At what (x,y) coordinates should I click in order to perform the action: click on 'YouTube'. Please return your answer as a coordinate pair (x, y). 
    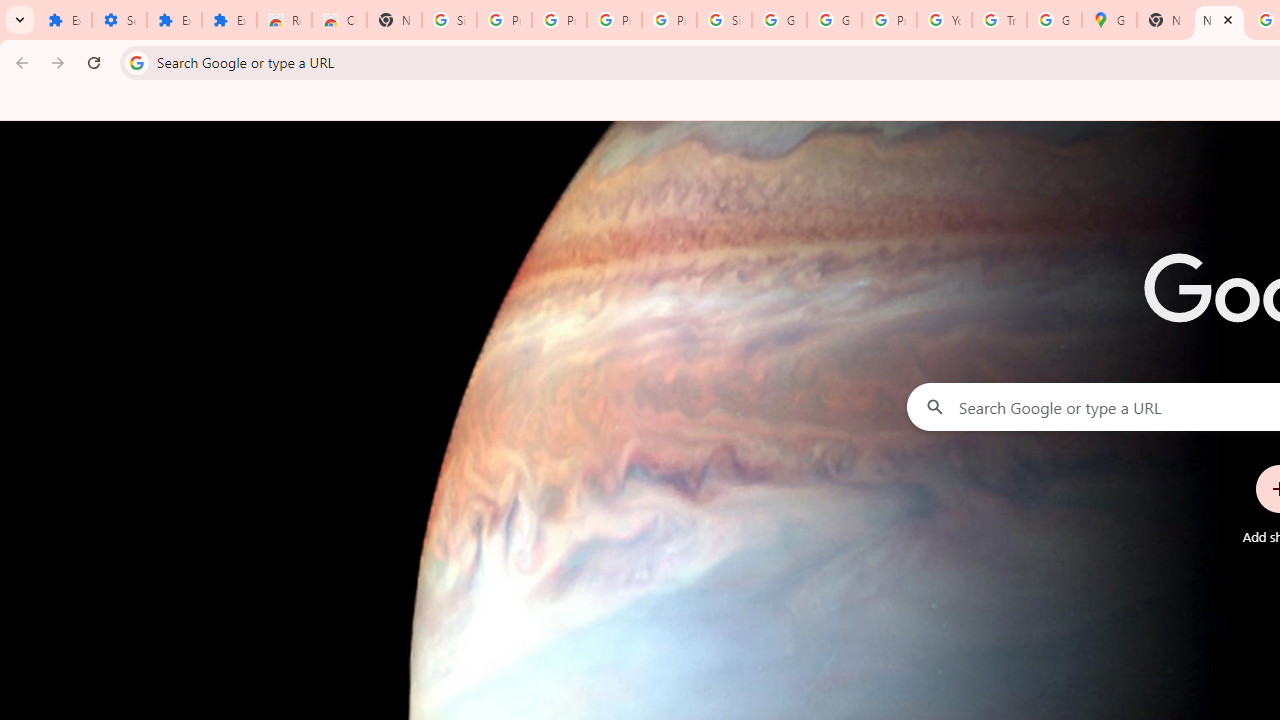
    Looking at the image, I should click on (943, 20).